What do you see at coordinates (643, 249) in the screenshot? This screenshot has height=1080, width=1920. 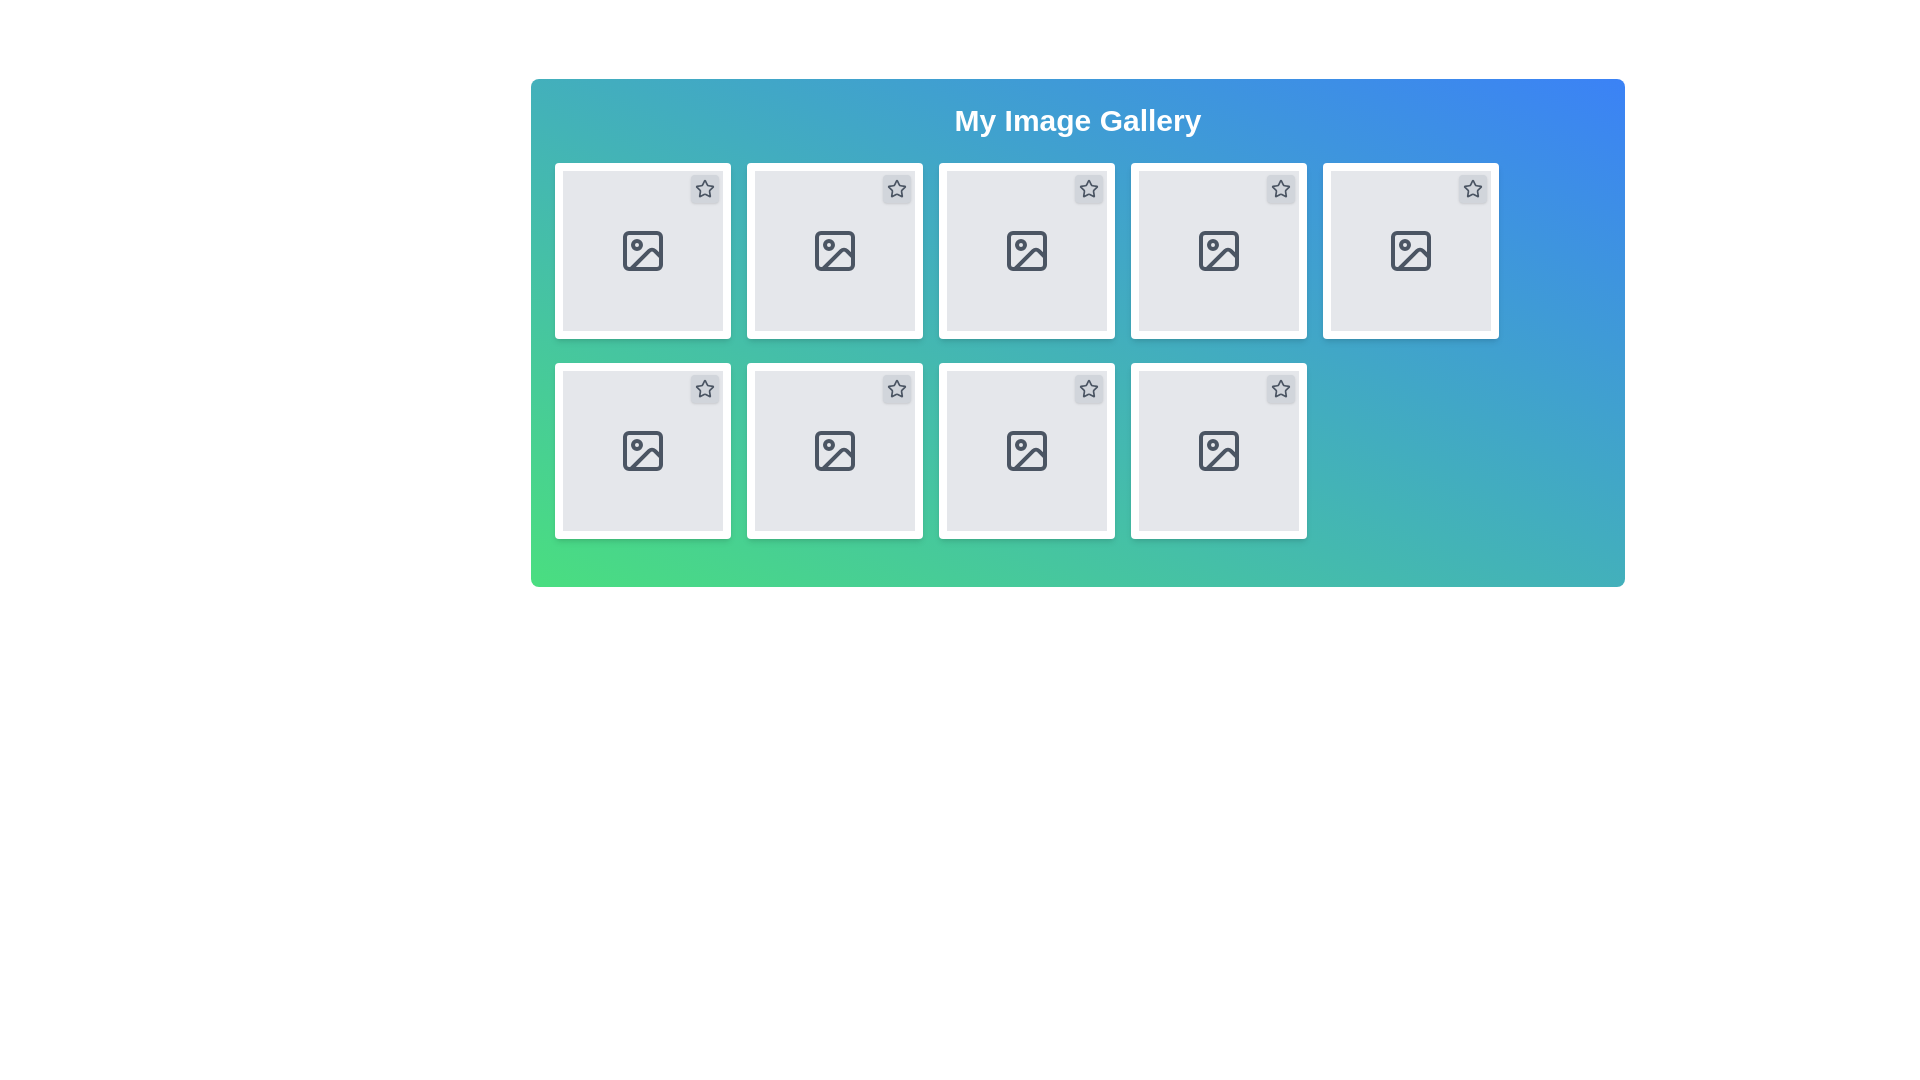 I see `the Image Icon Placeholder located at the first cell of the first row in the 3x3 grid of the image gallery` at bounding box center [643, 249].